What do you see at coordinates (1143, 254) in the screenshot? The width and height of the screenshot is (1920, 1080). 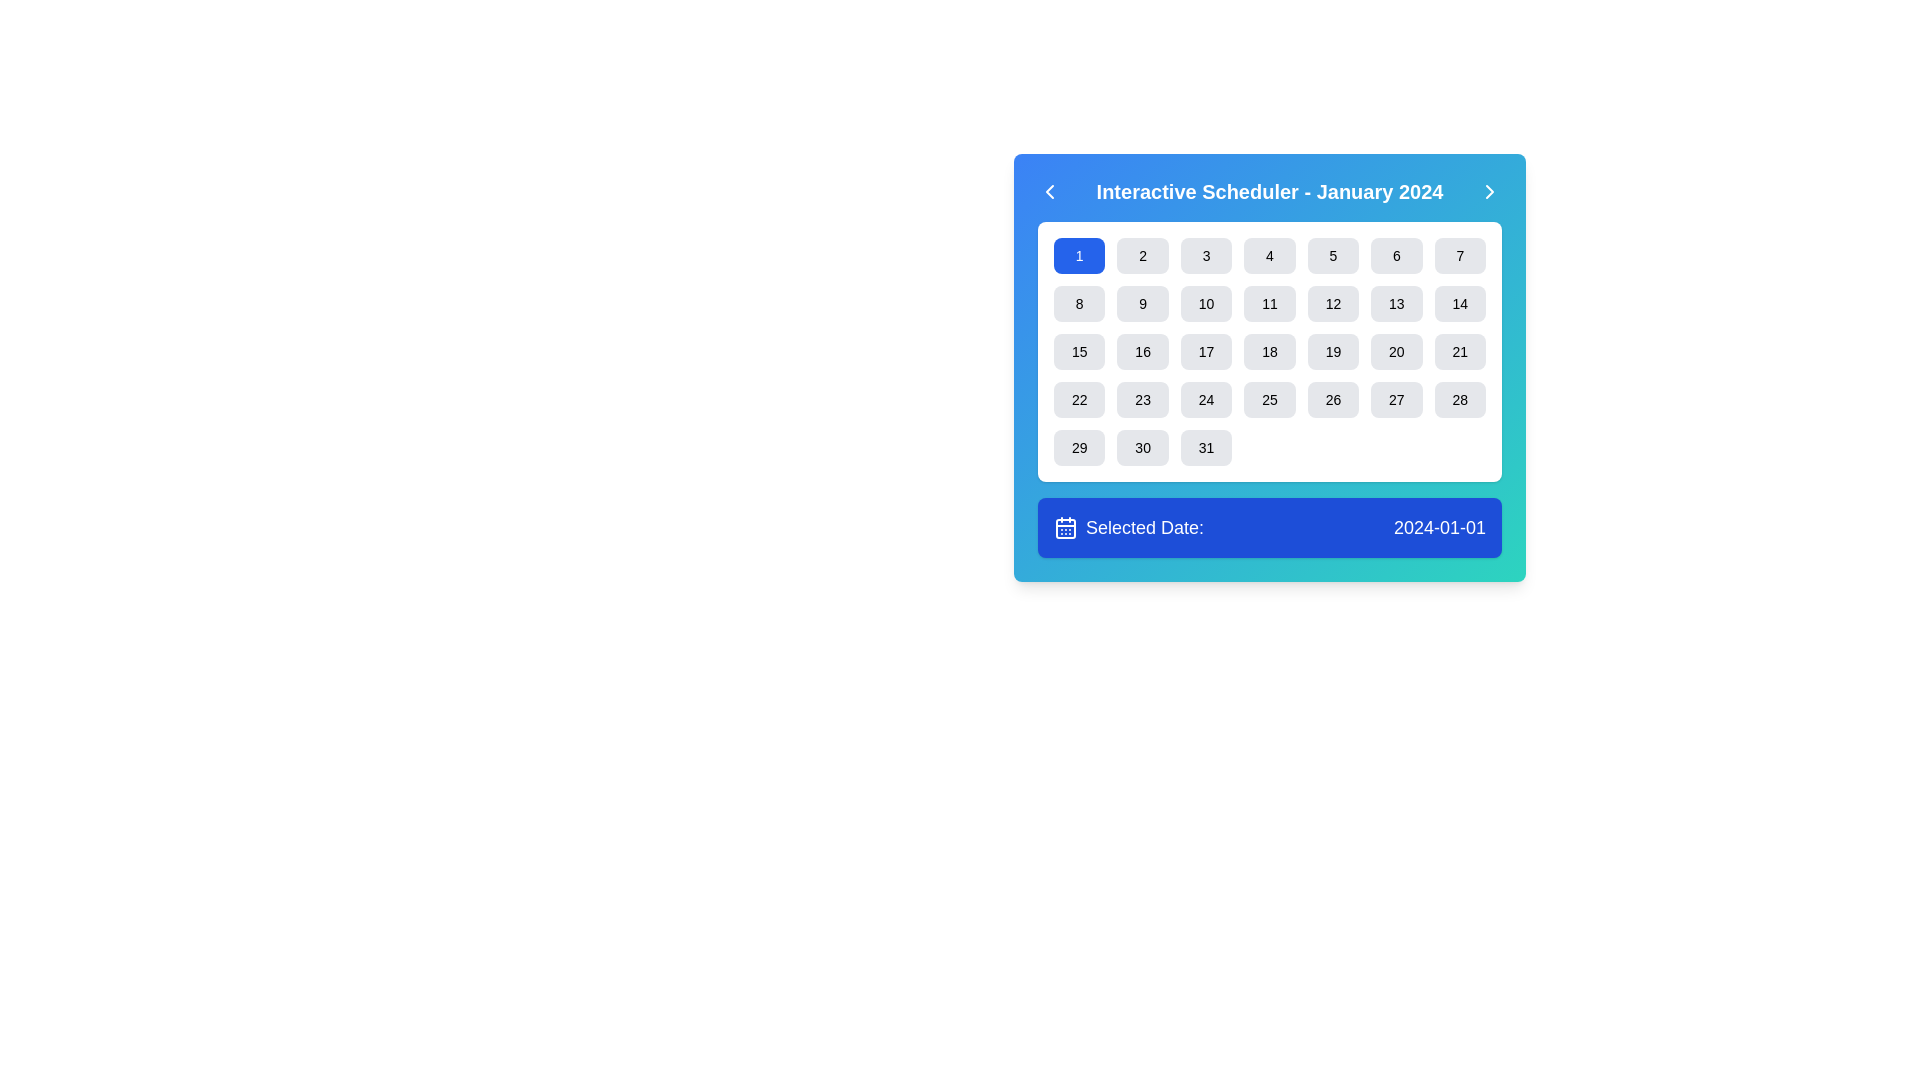 I see `the second button in the topmost row of the calendar interface` at bounding box center [1143, 254].